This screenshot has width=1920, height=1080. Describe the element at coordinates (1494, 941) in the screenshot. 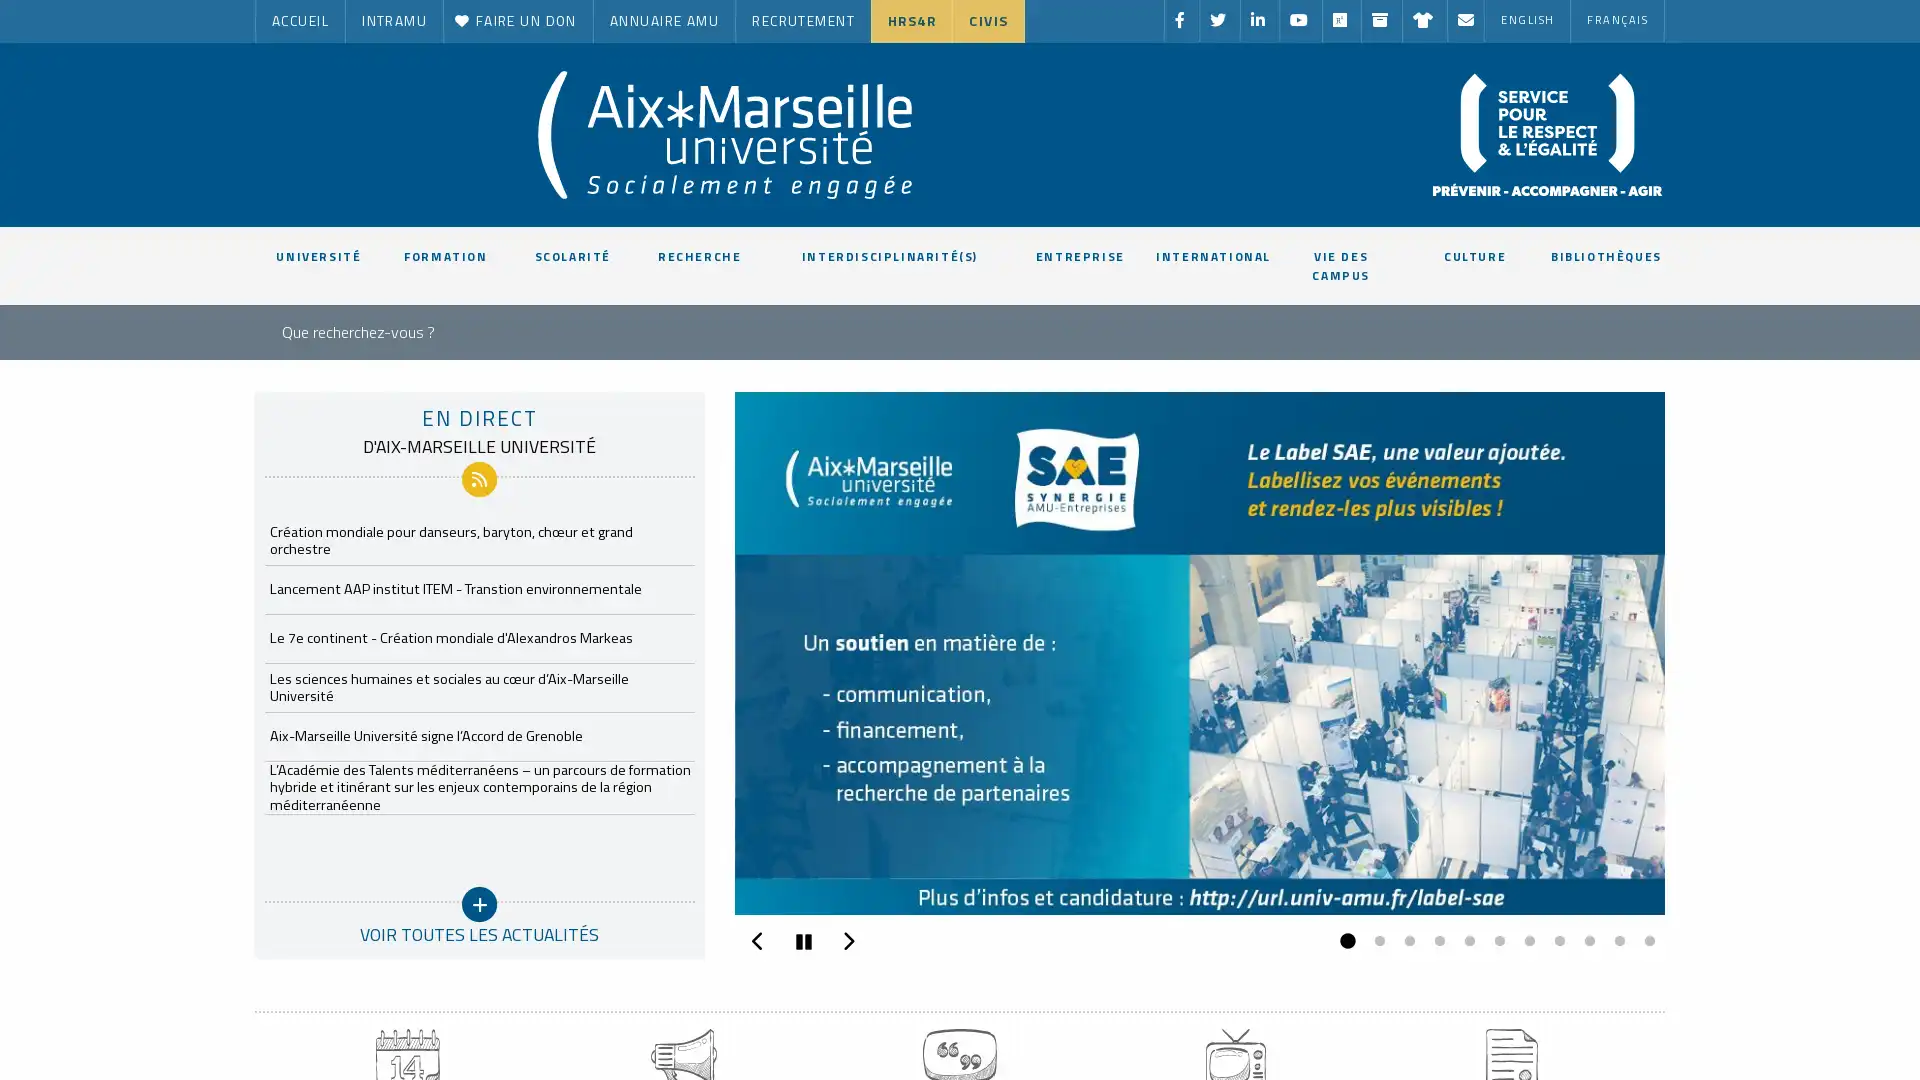

I see `Go to slide 6` at that location.